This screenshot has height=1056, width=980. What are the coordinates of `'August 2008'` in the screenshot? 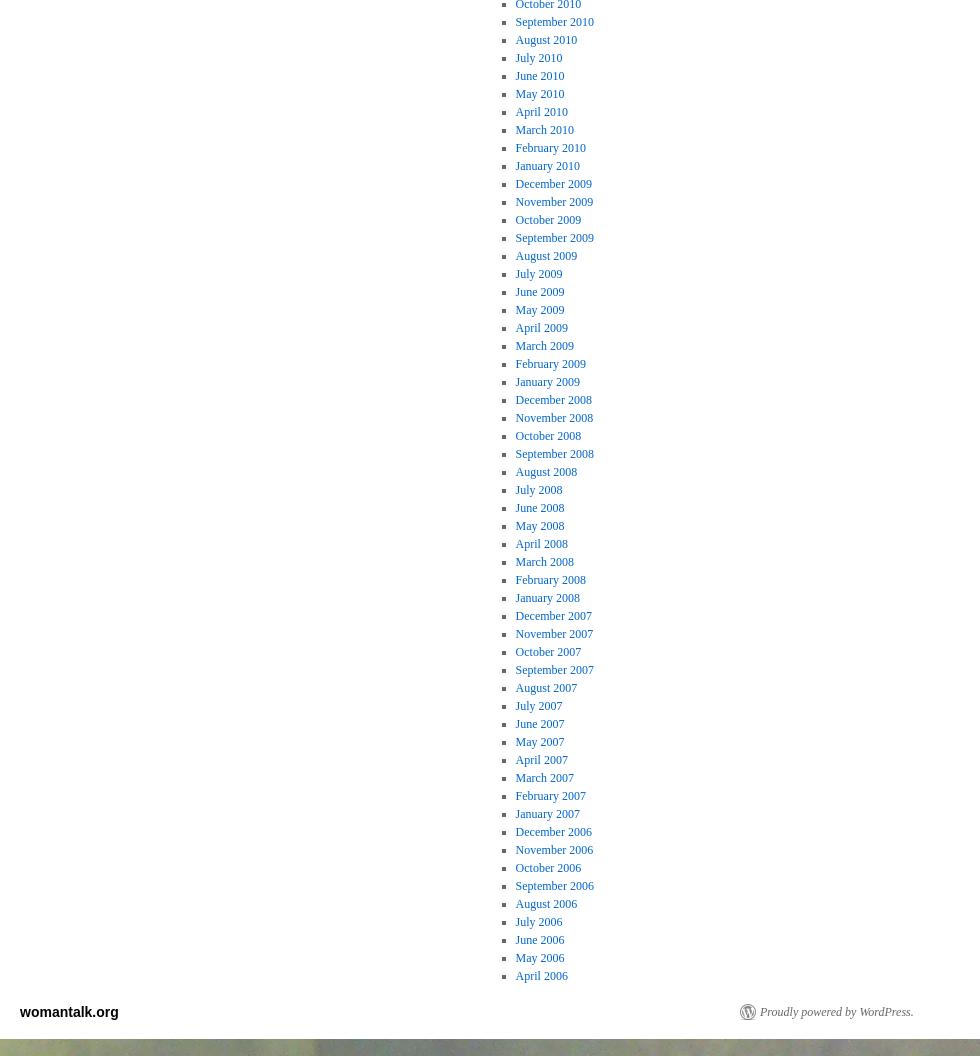 It's located at (545, 469).